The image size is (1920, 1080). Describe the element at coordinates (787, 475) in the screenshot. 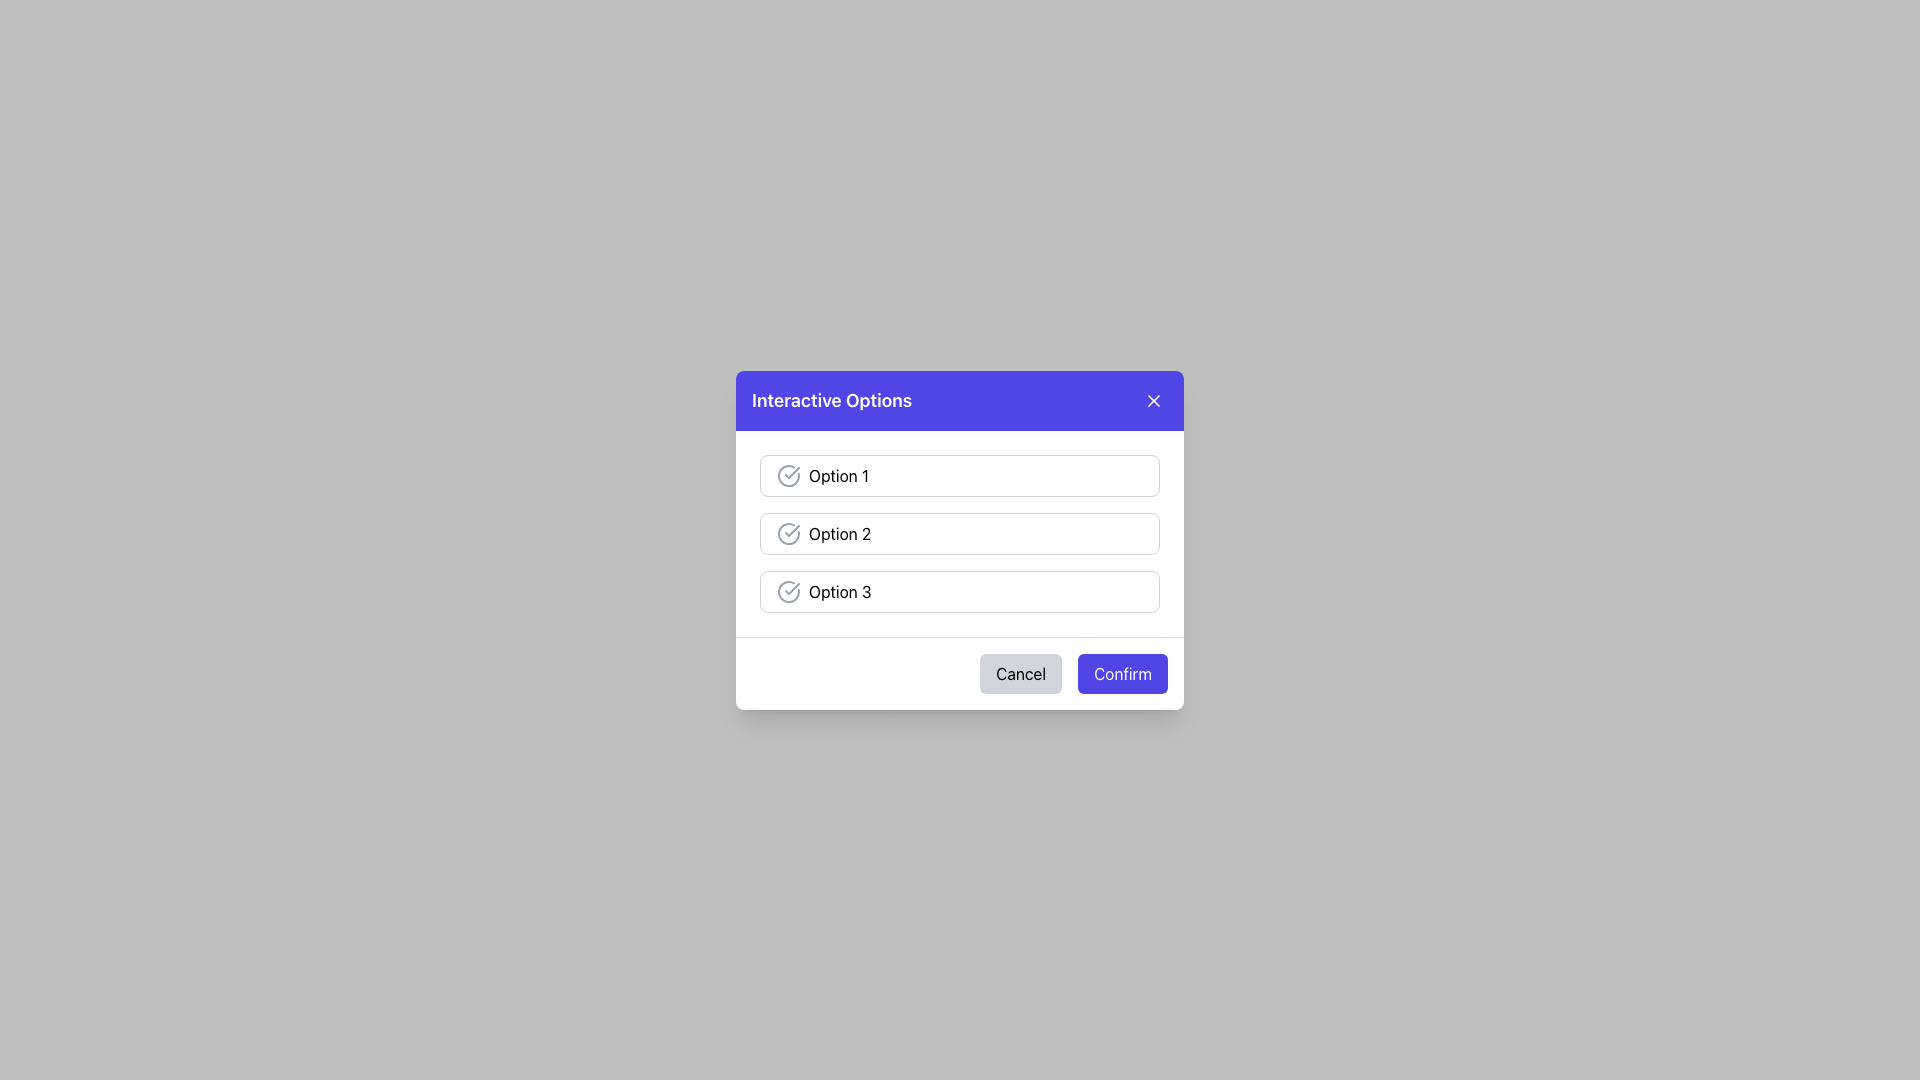

I see `the state of the circular checkmark icon located to the left of the text 'Option 1' in the 'Interactive Options' list` at that location.